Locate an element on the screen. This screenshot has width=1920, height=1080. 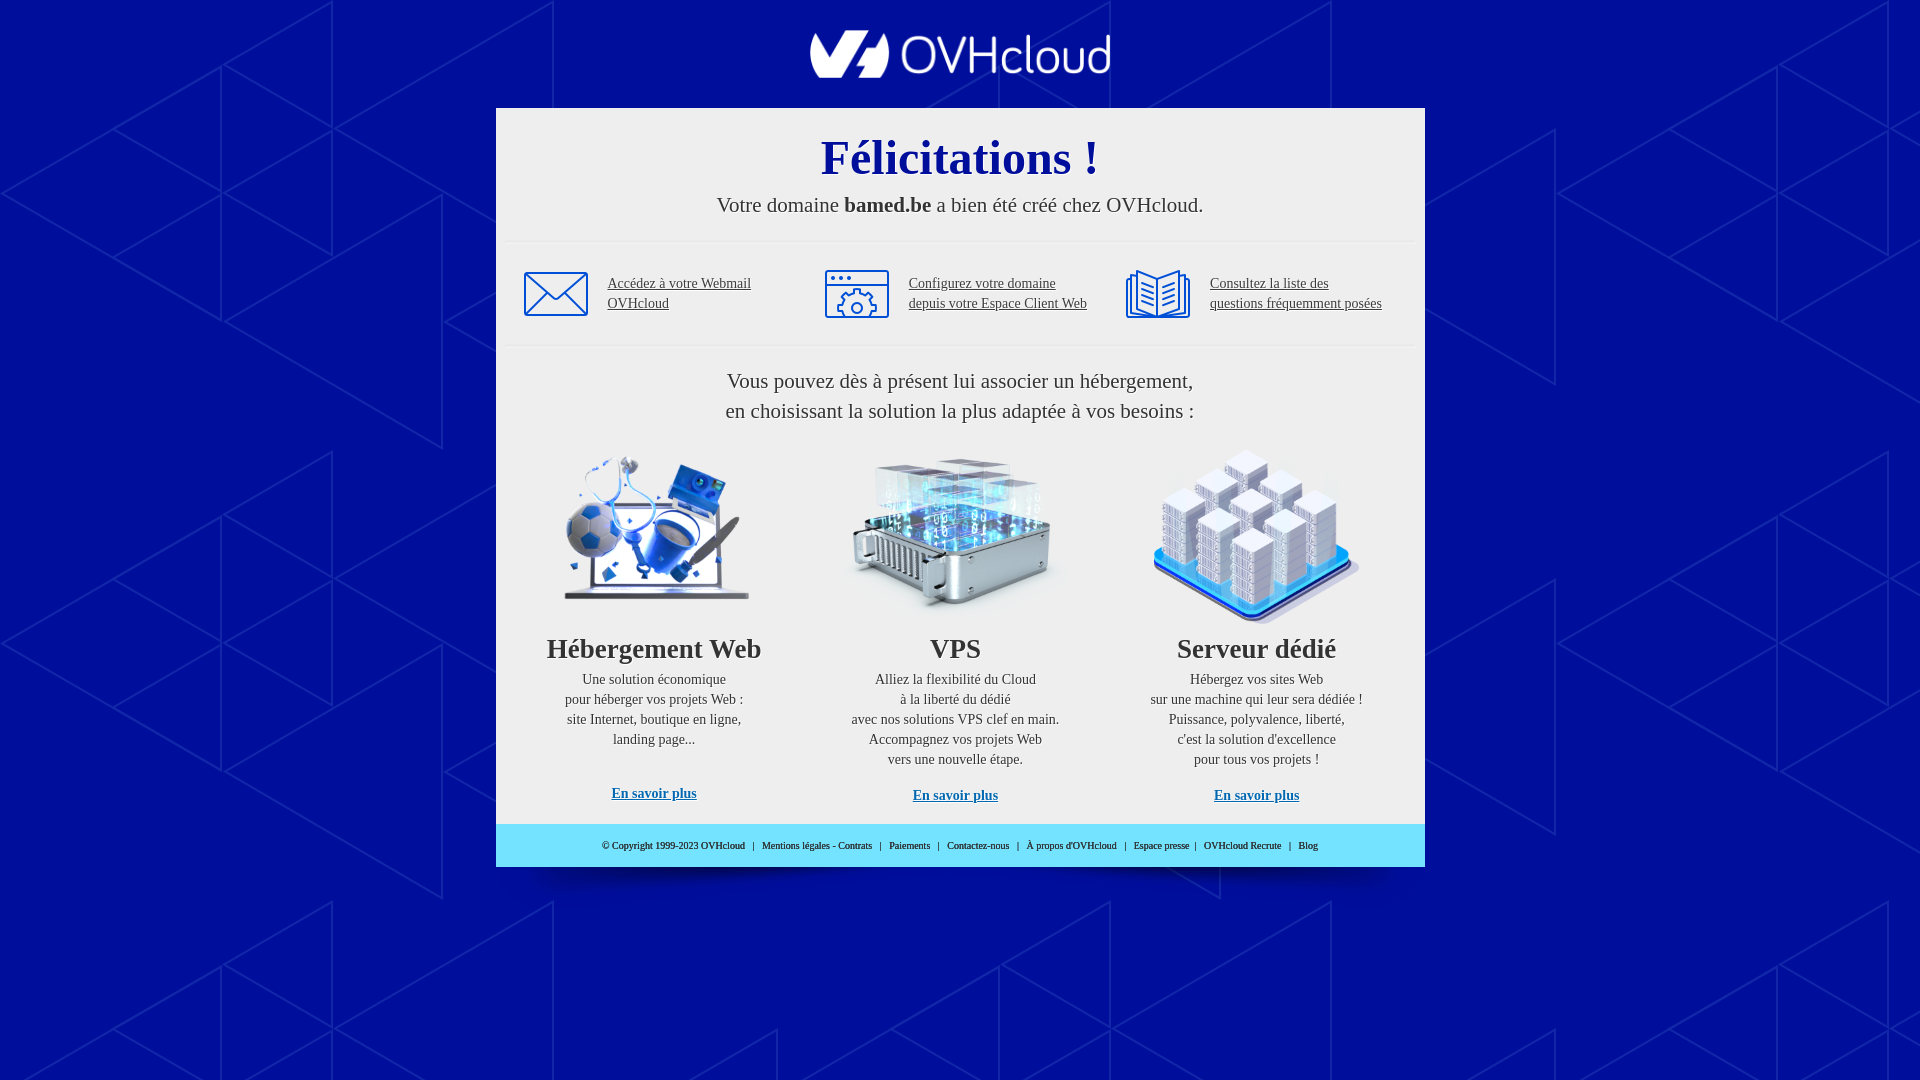
'VPS' is located at coordinates (954, 618).